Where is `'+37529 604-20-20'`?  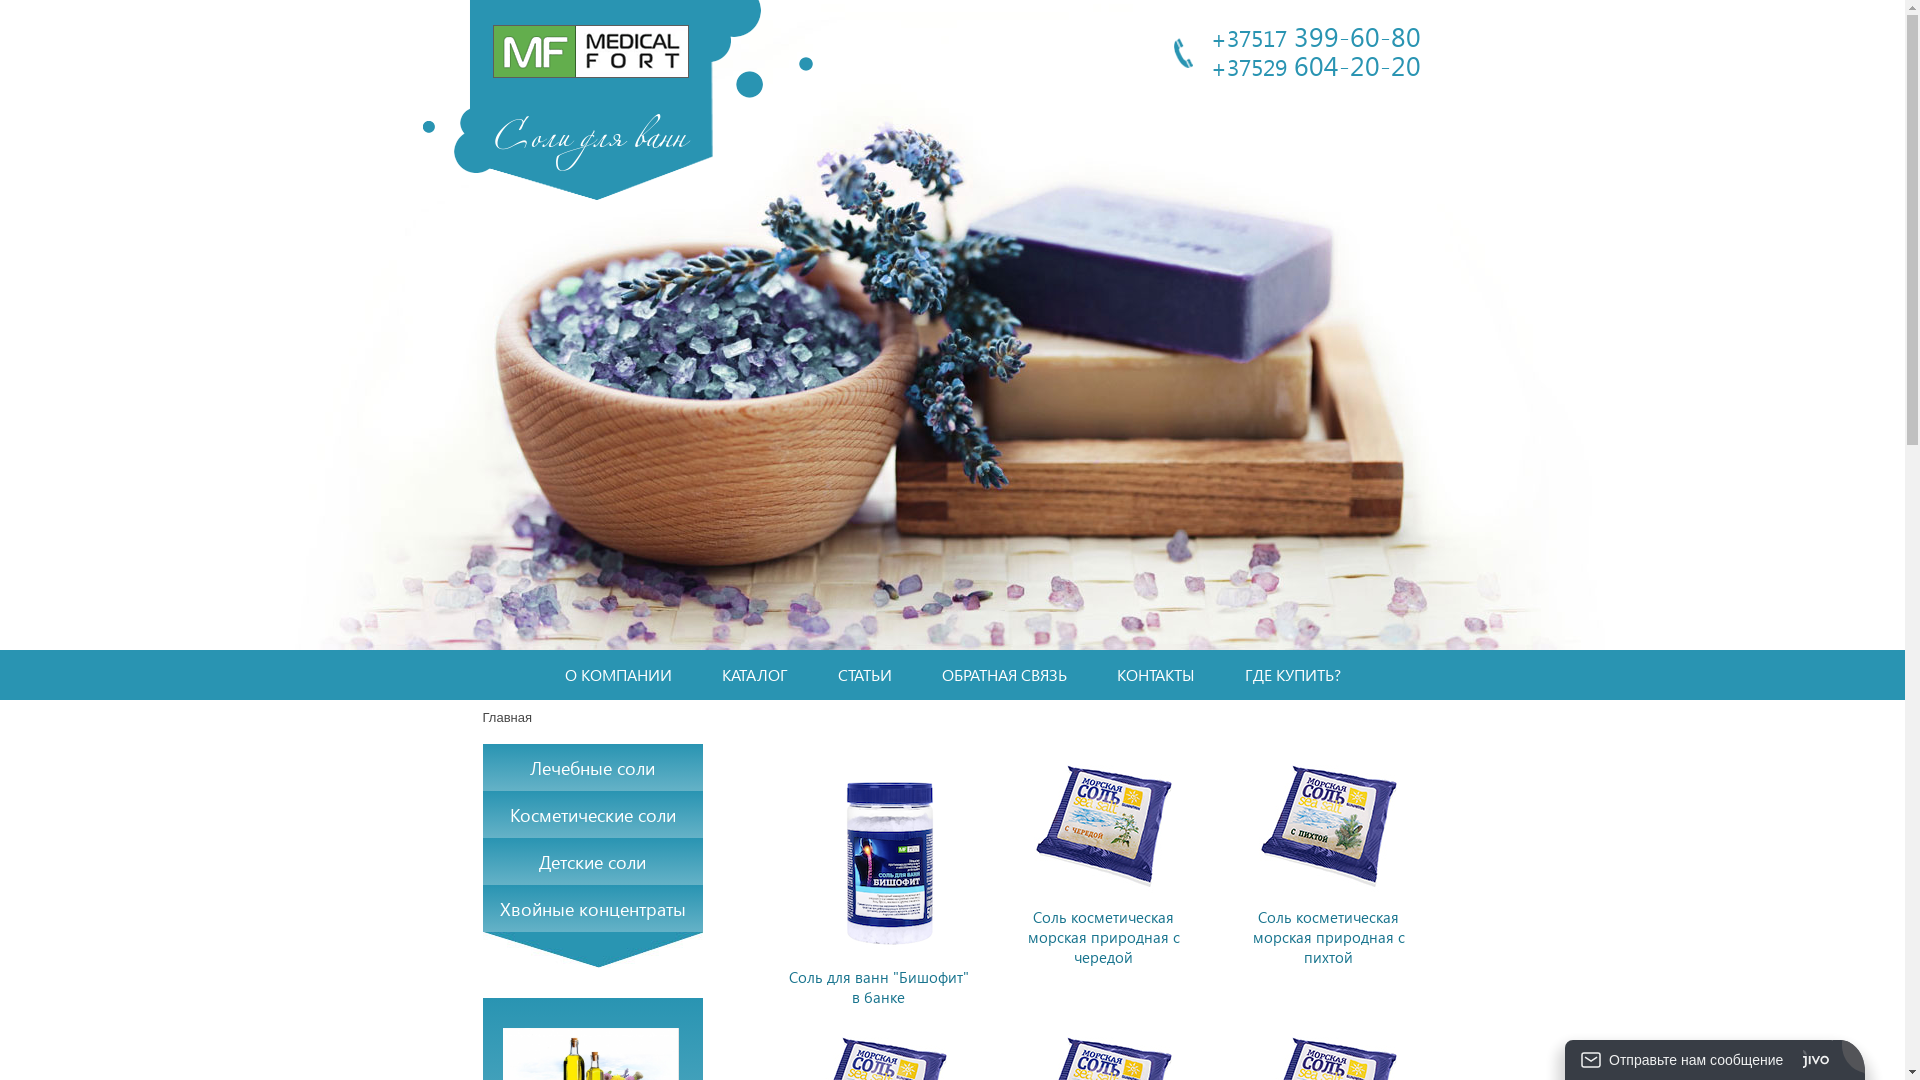 '+37529 604-20-20' is located at coordinates (1315, 63).